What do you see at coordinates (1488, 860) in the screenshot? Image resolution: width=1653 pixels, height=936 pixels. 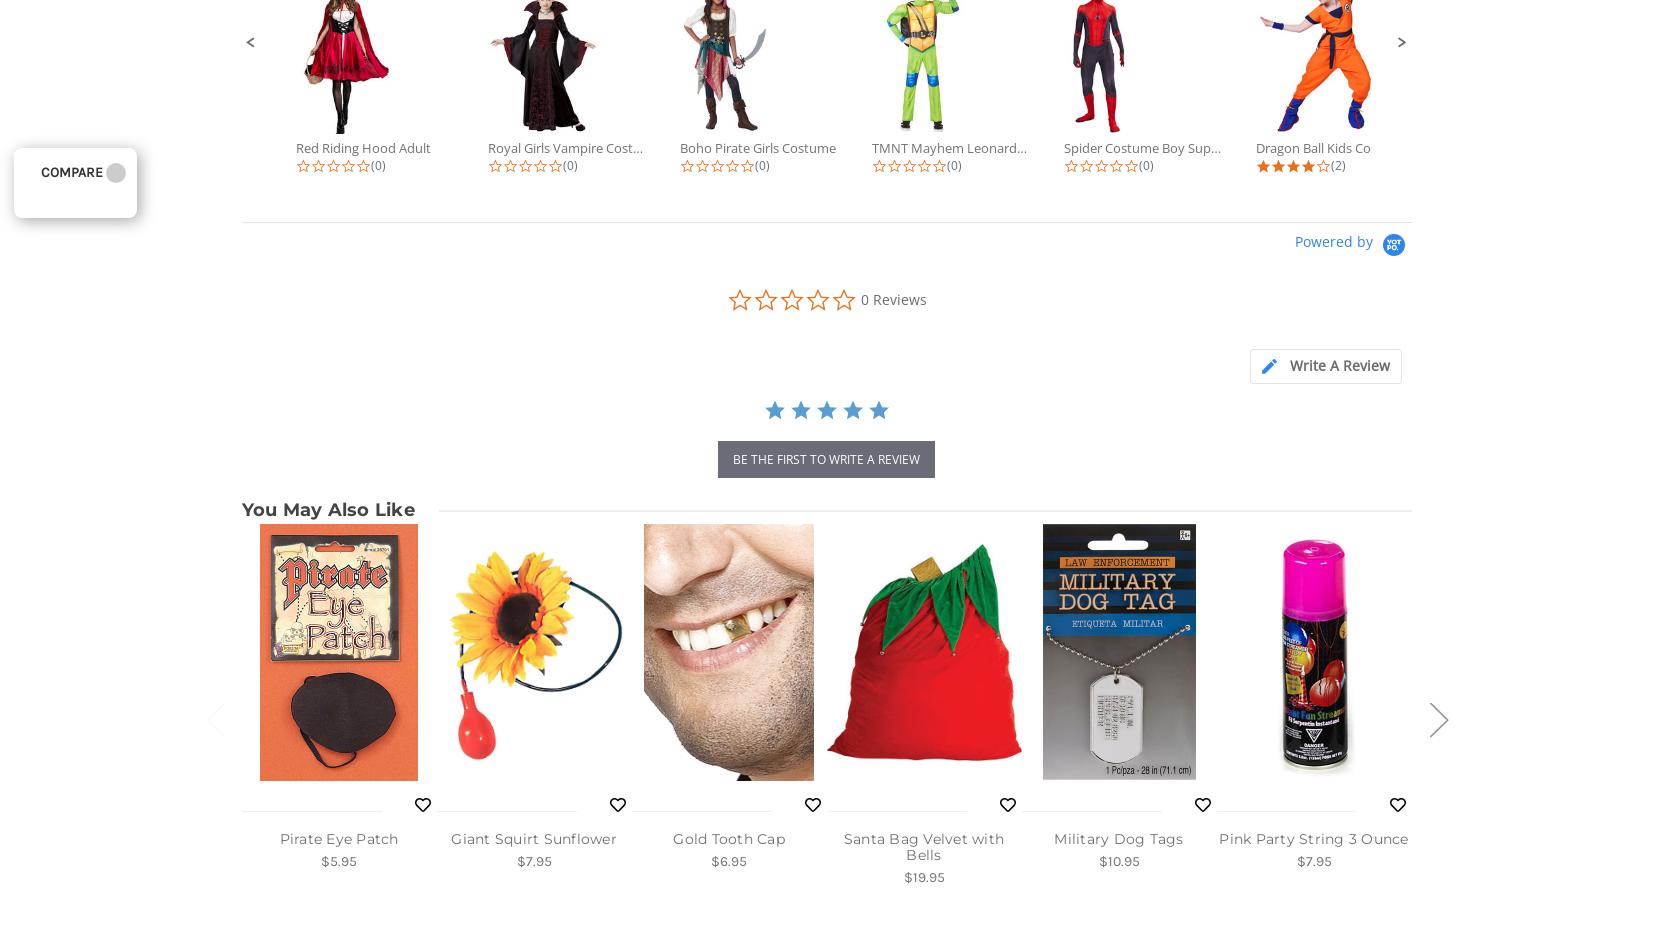 I see `'$18.95'` at bounding box center [1488, 860].